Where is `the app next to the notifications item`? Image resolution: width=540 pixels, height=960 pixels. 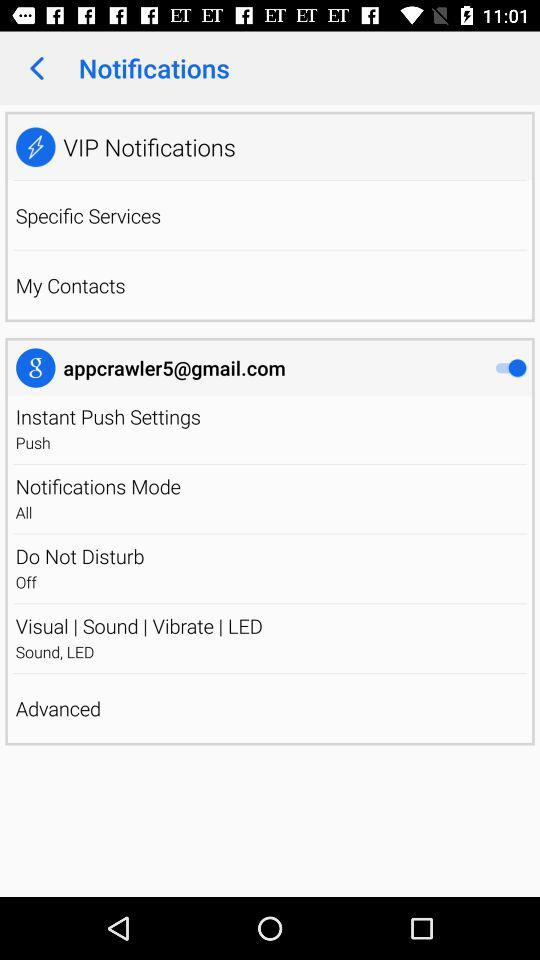
the app next to the notifications item is located at coordinates (36, 68).